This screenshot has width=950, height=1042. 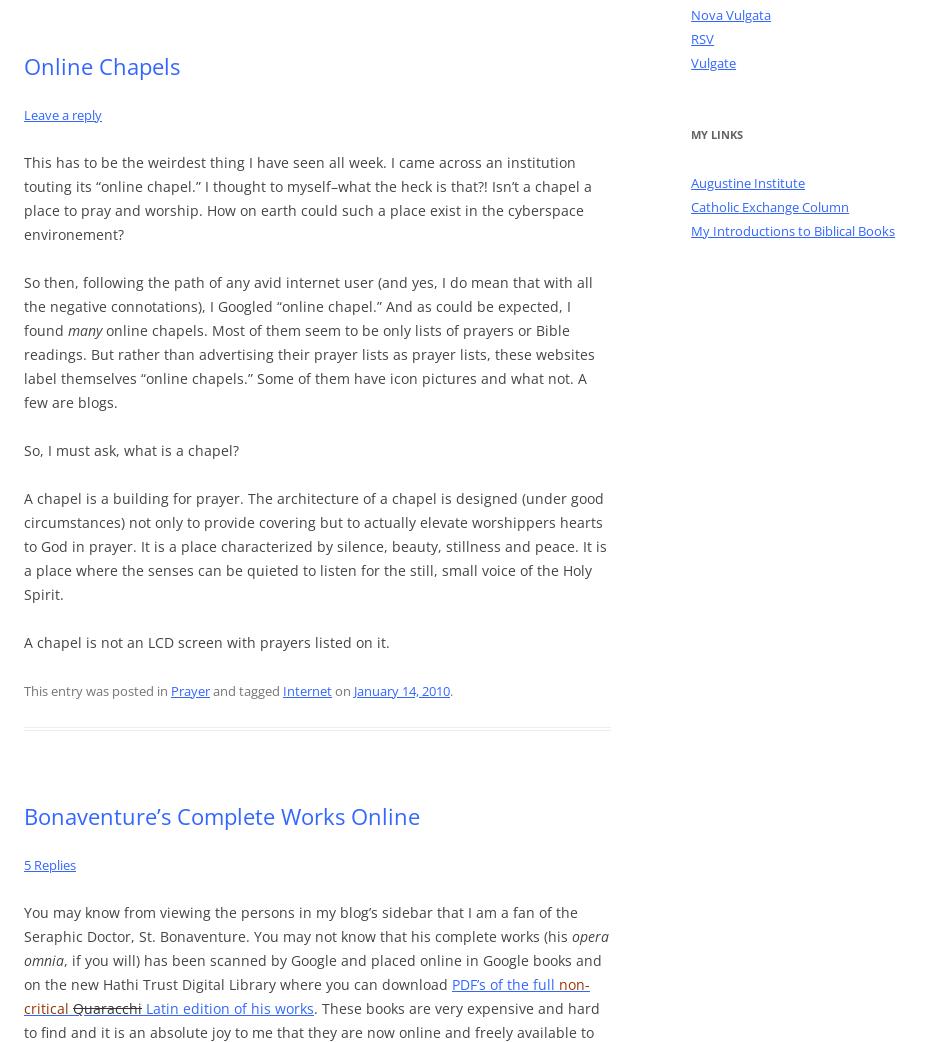 I want to click on 'Quaracchi', so click(x=107, y=1008).